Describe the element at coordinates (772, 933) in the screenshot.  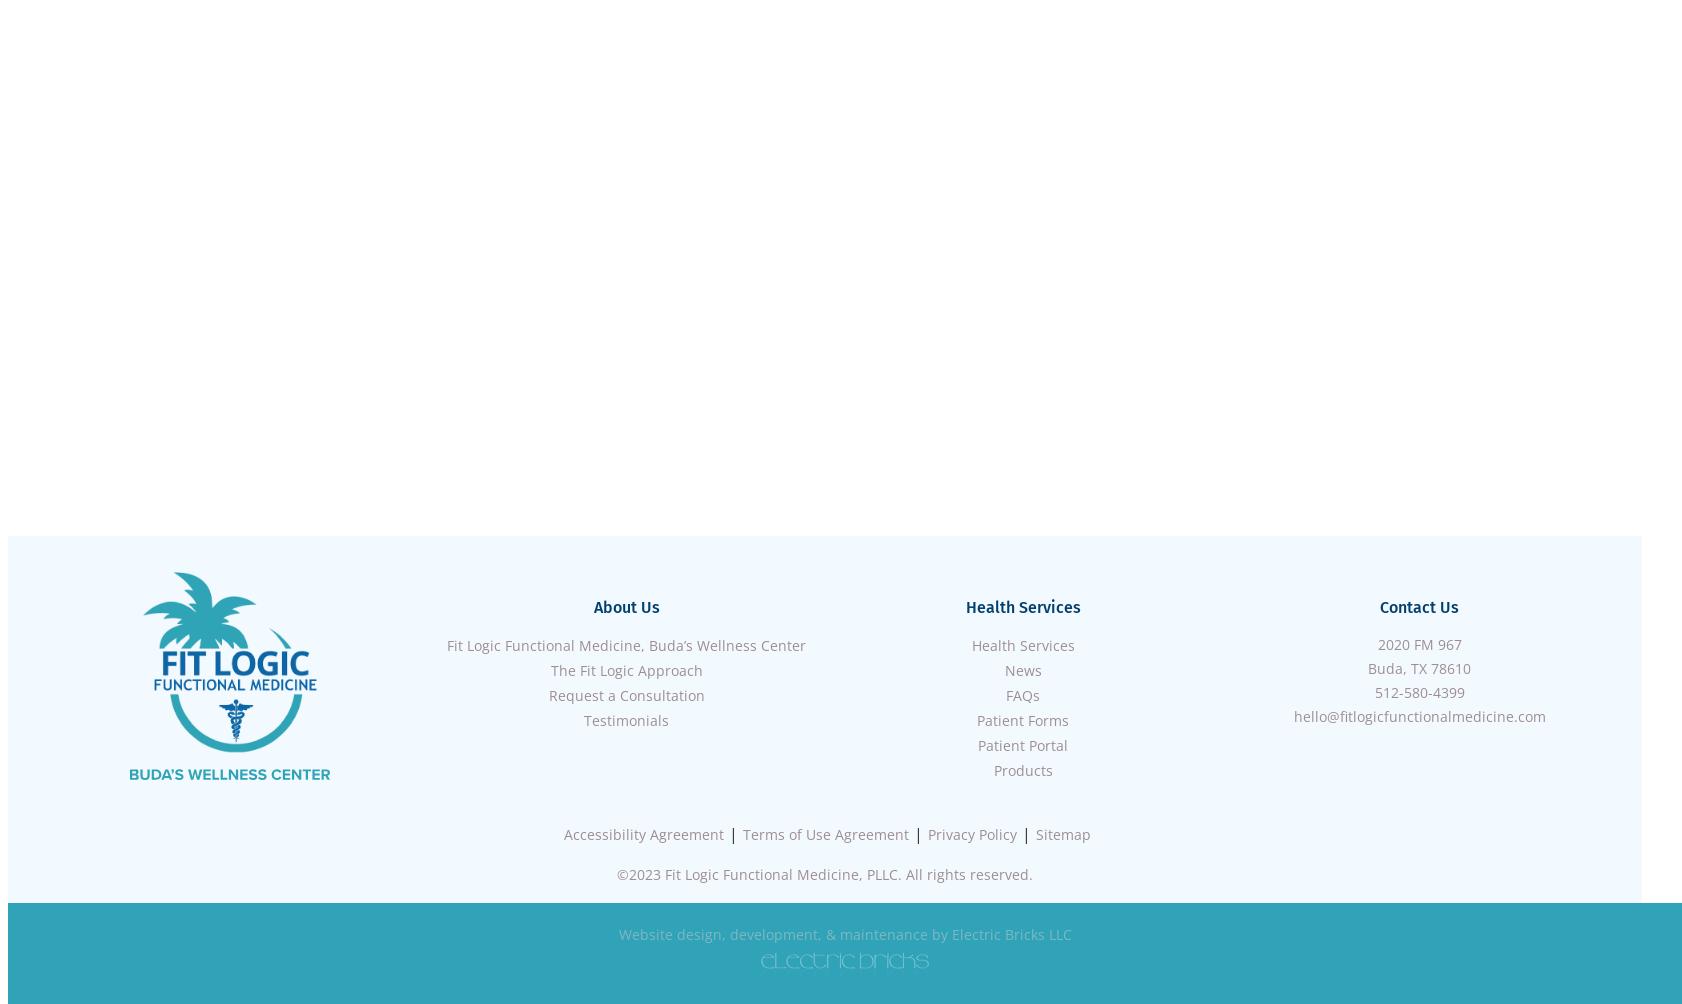
I see `'Website design, development, & maintenance'` at that location.